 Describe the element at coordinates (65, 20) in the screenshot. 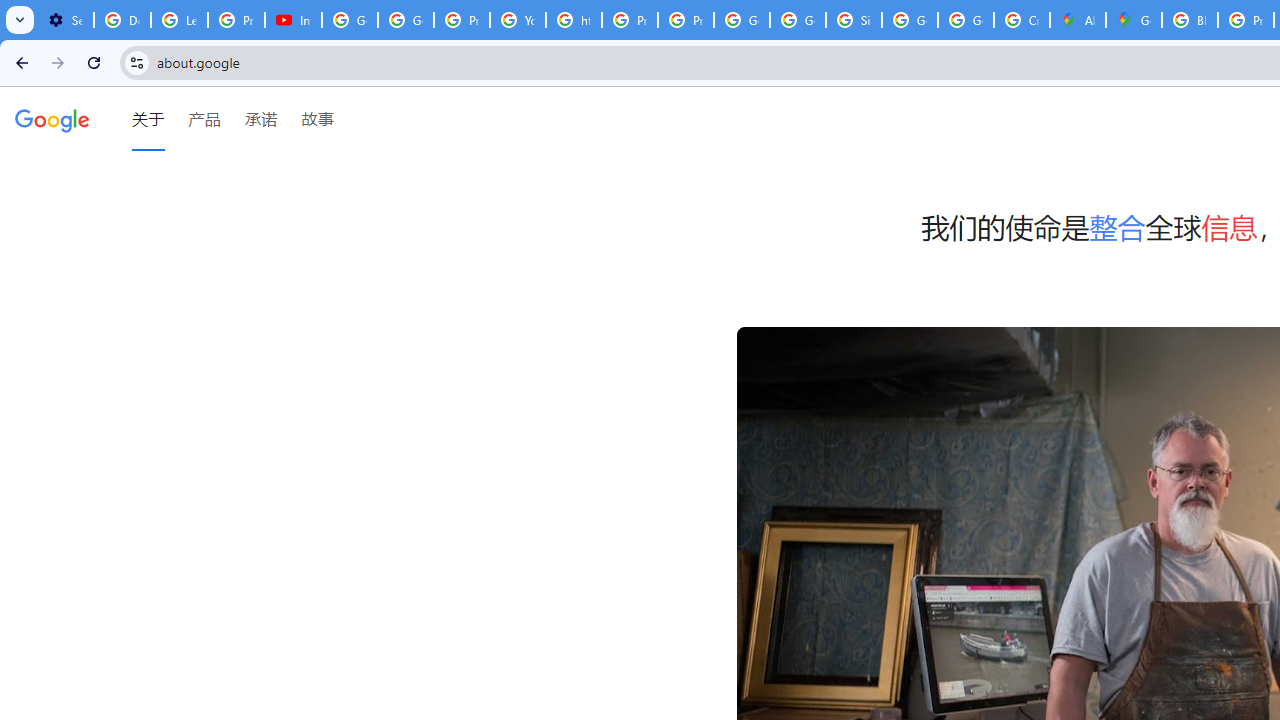

I see `'Settings - Customize profile'` at that location.